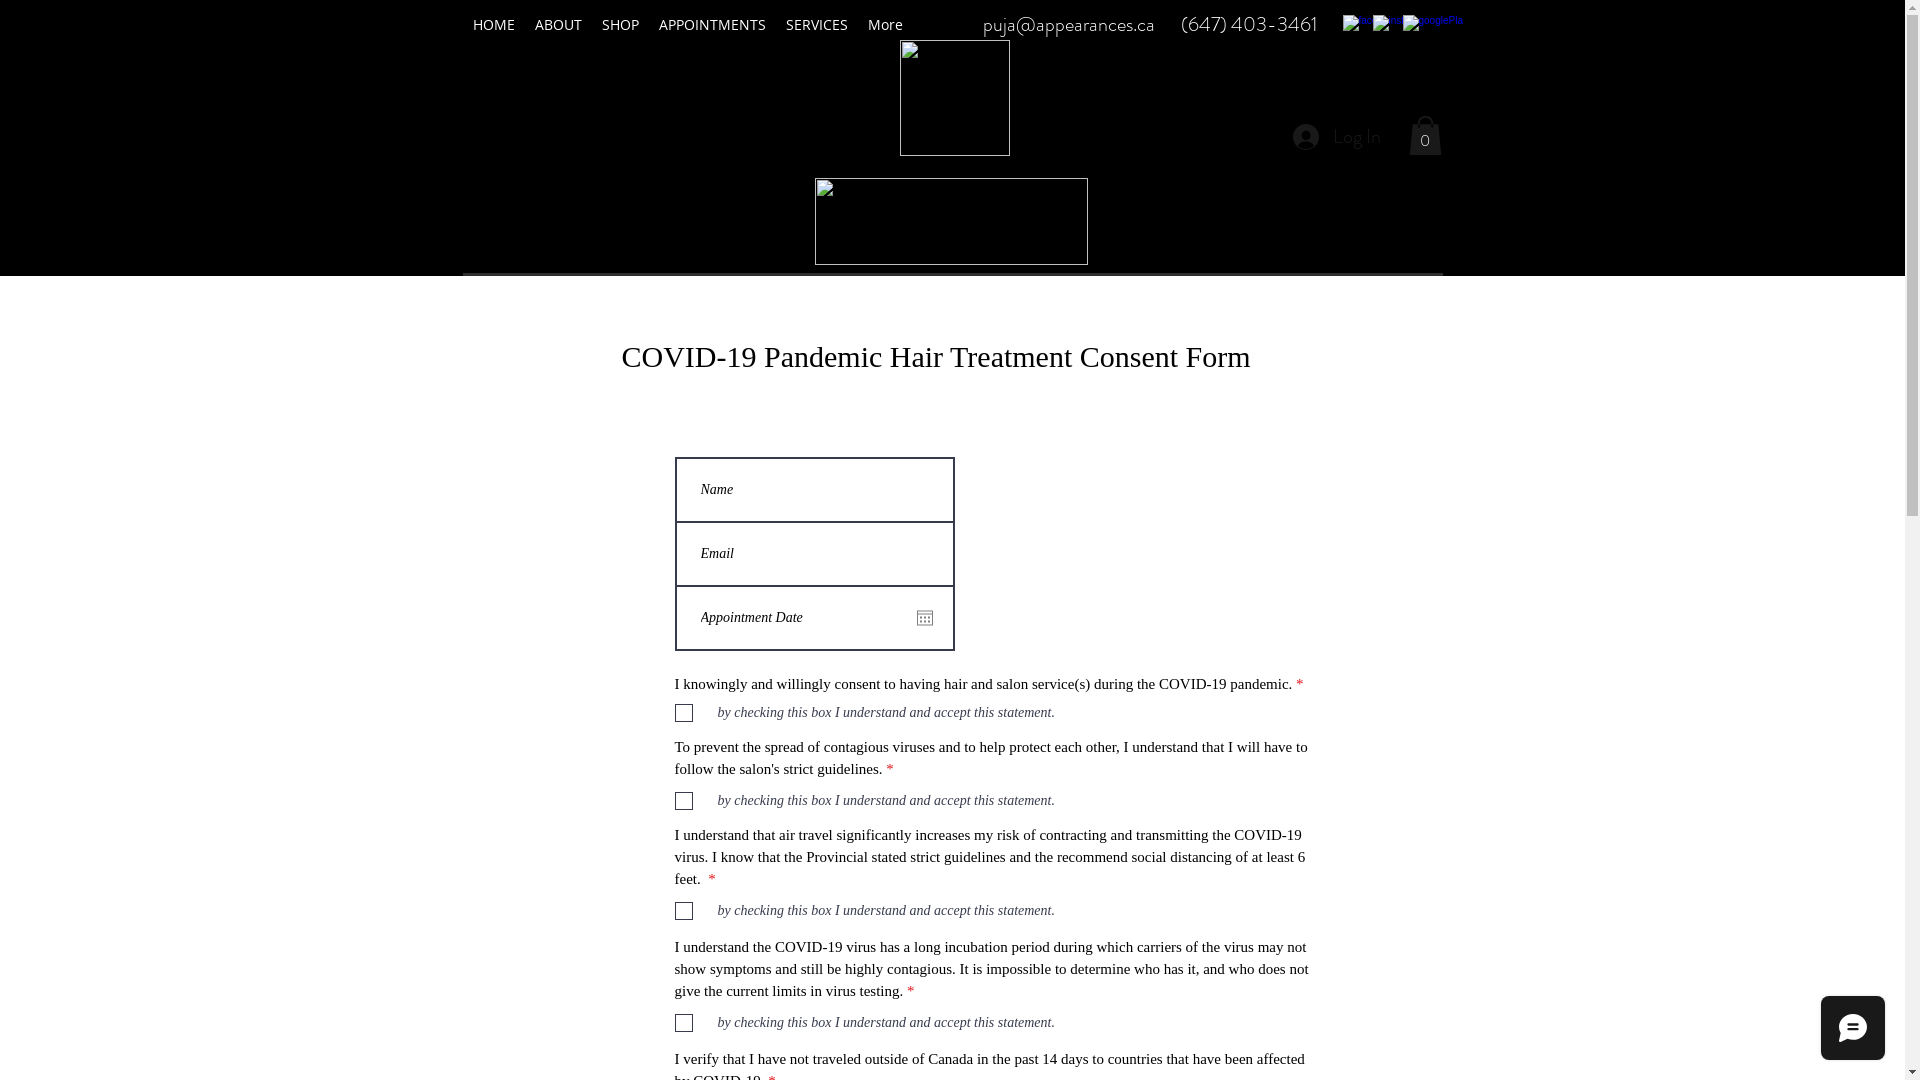 This screenshot has height=1080, width=1920. Describe the element at coordinates (775, 24) in the screenshot. I see `'SERVICES'` at that location.